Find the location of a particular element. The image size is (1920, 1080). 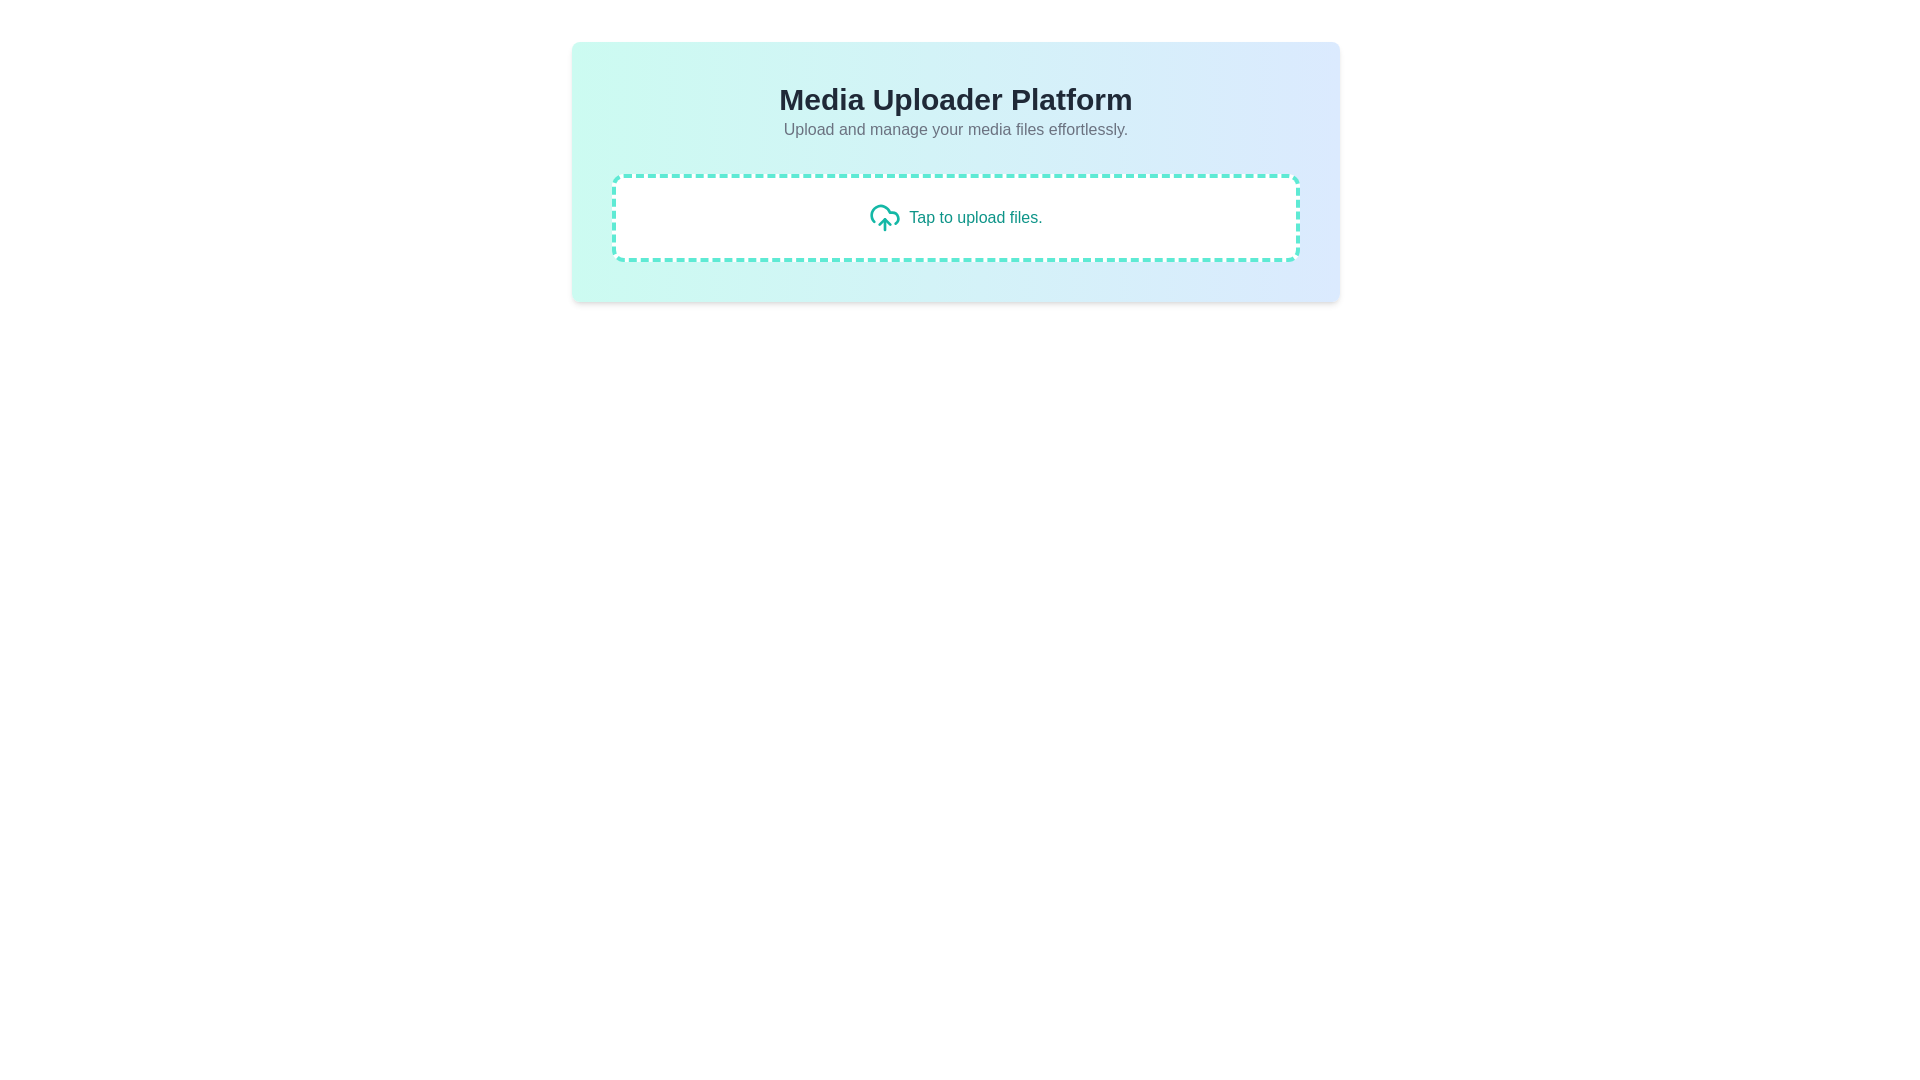

the interactive file upload button with dashed teal edges and a cloud upload icon is located at coordinates (954, 218).